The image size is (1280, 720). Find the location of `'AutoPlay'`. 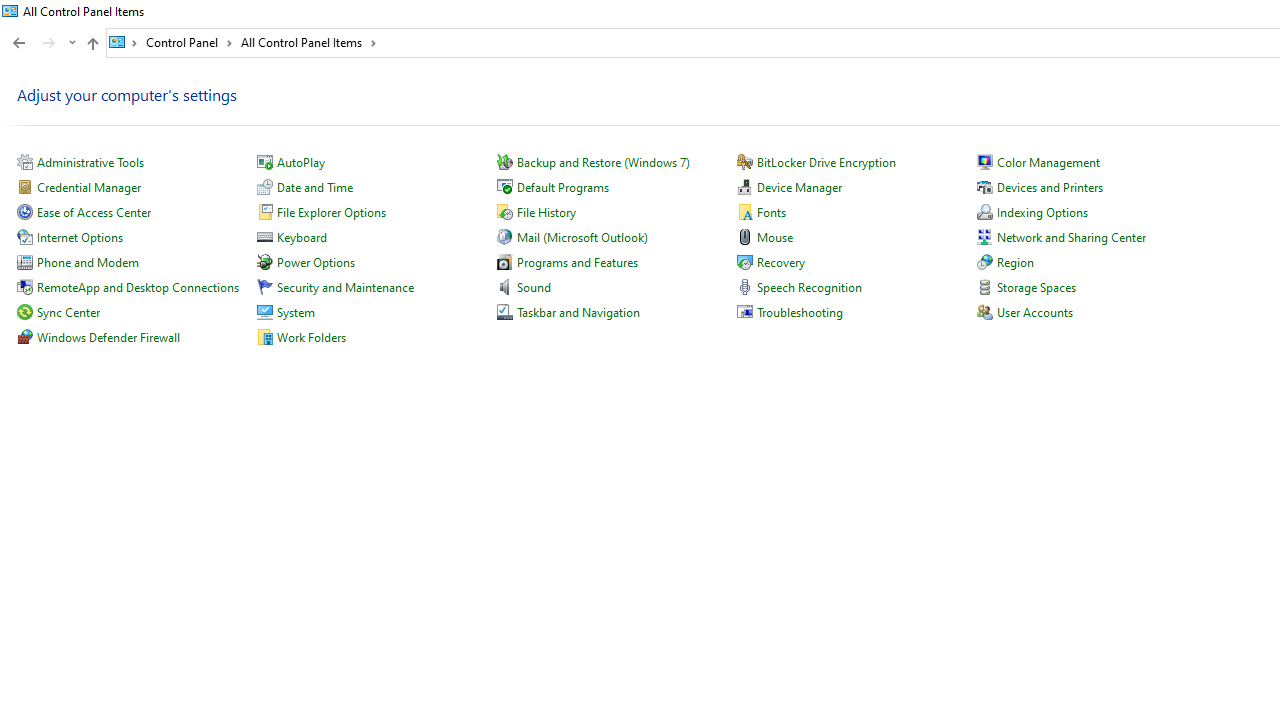

'AutoPlay' is located at coordinates (299, 161).